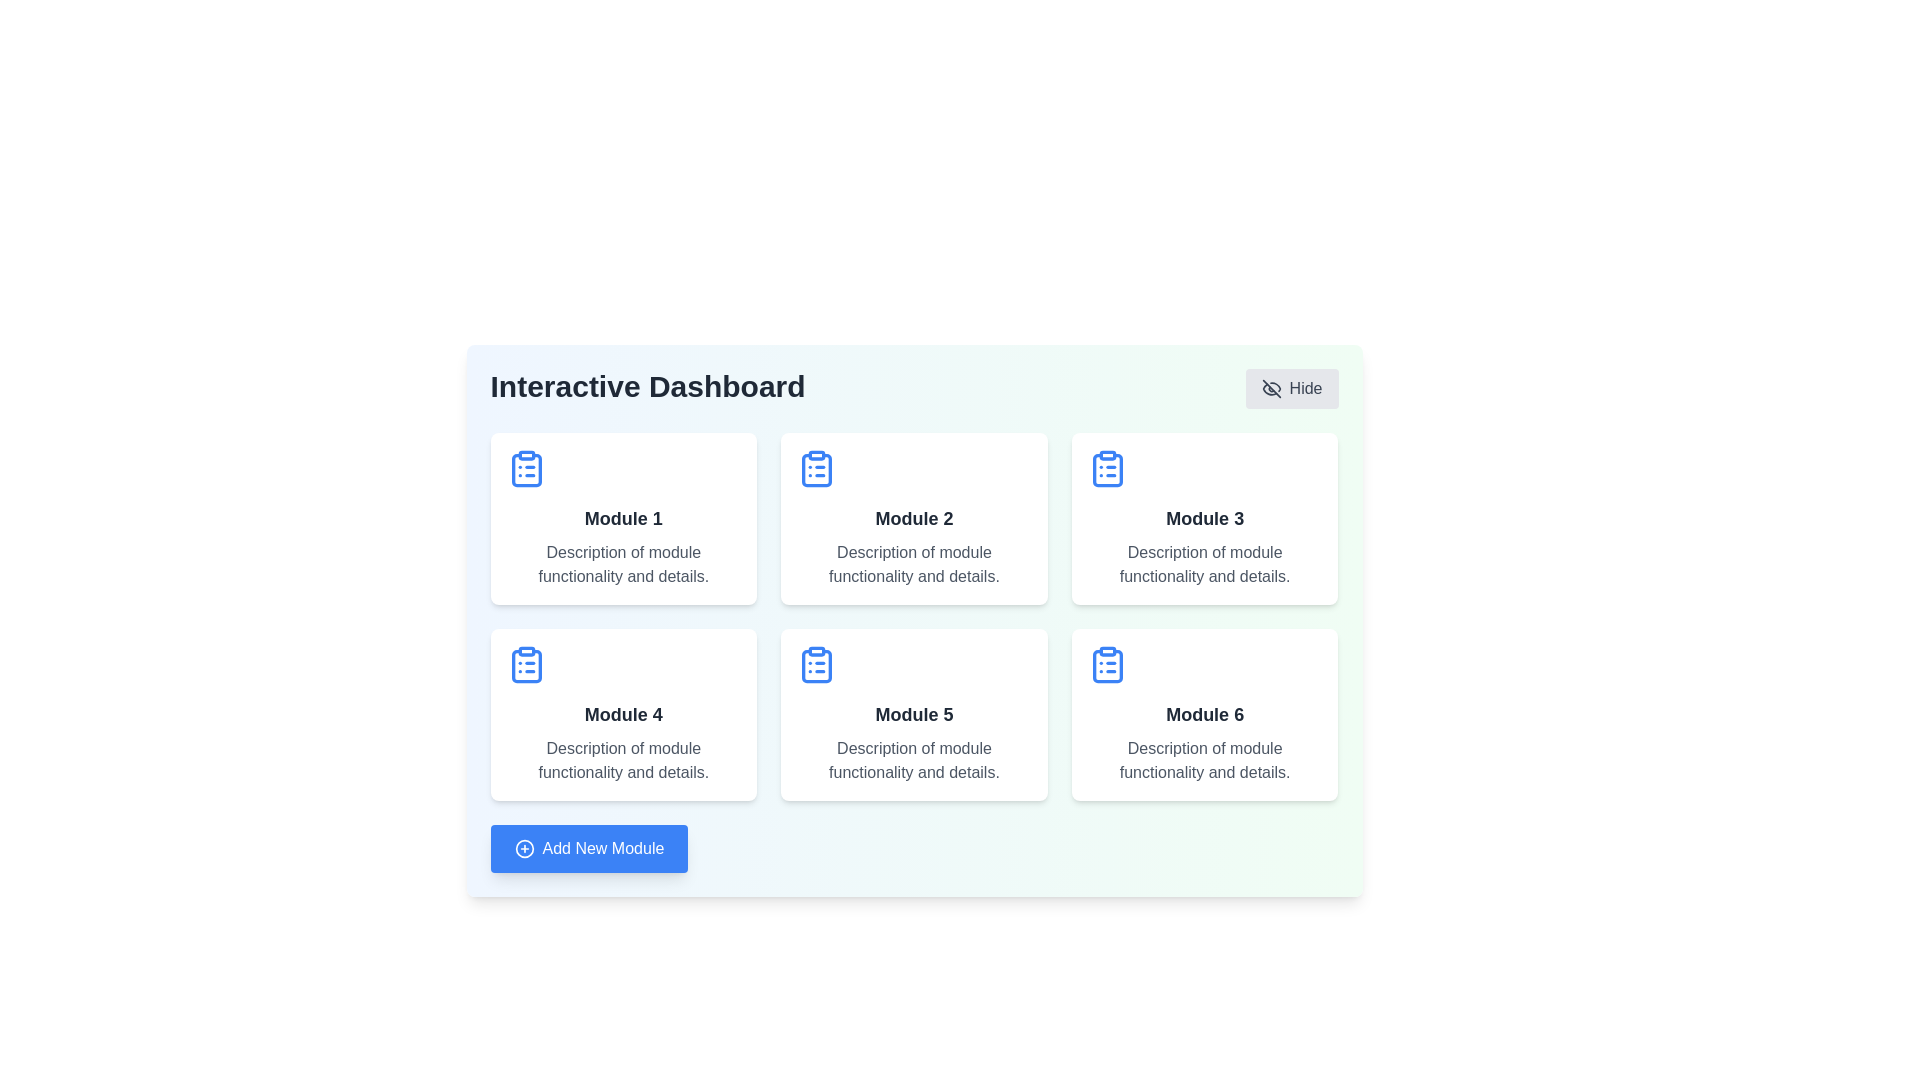 The height and width of the screenshot is (1080, 1920). I want to click on the blue clipboard icon with rounded corners that represents module 4, located in the left column of the second row of modules, so click(526, 666).